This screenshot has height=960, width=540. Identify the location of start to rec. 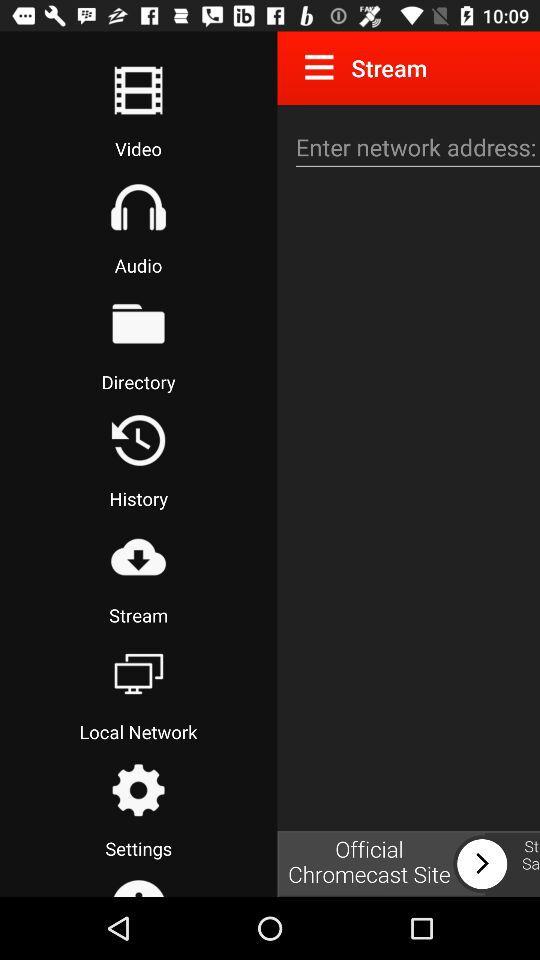
(137, 90).